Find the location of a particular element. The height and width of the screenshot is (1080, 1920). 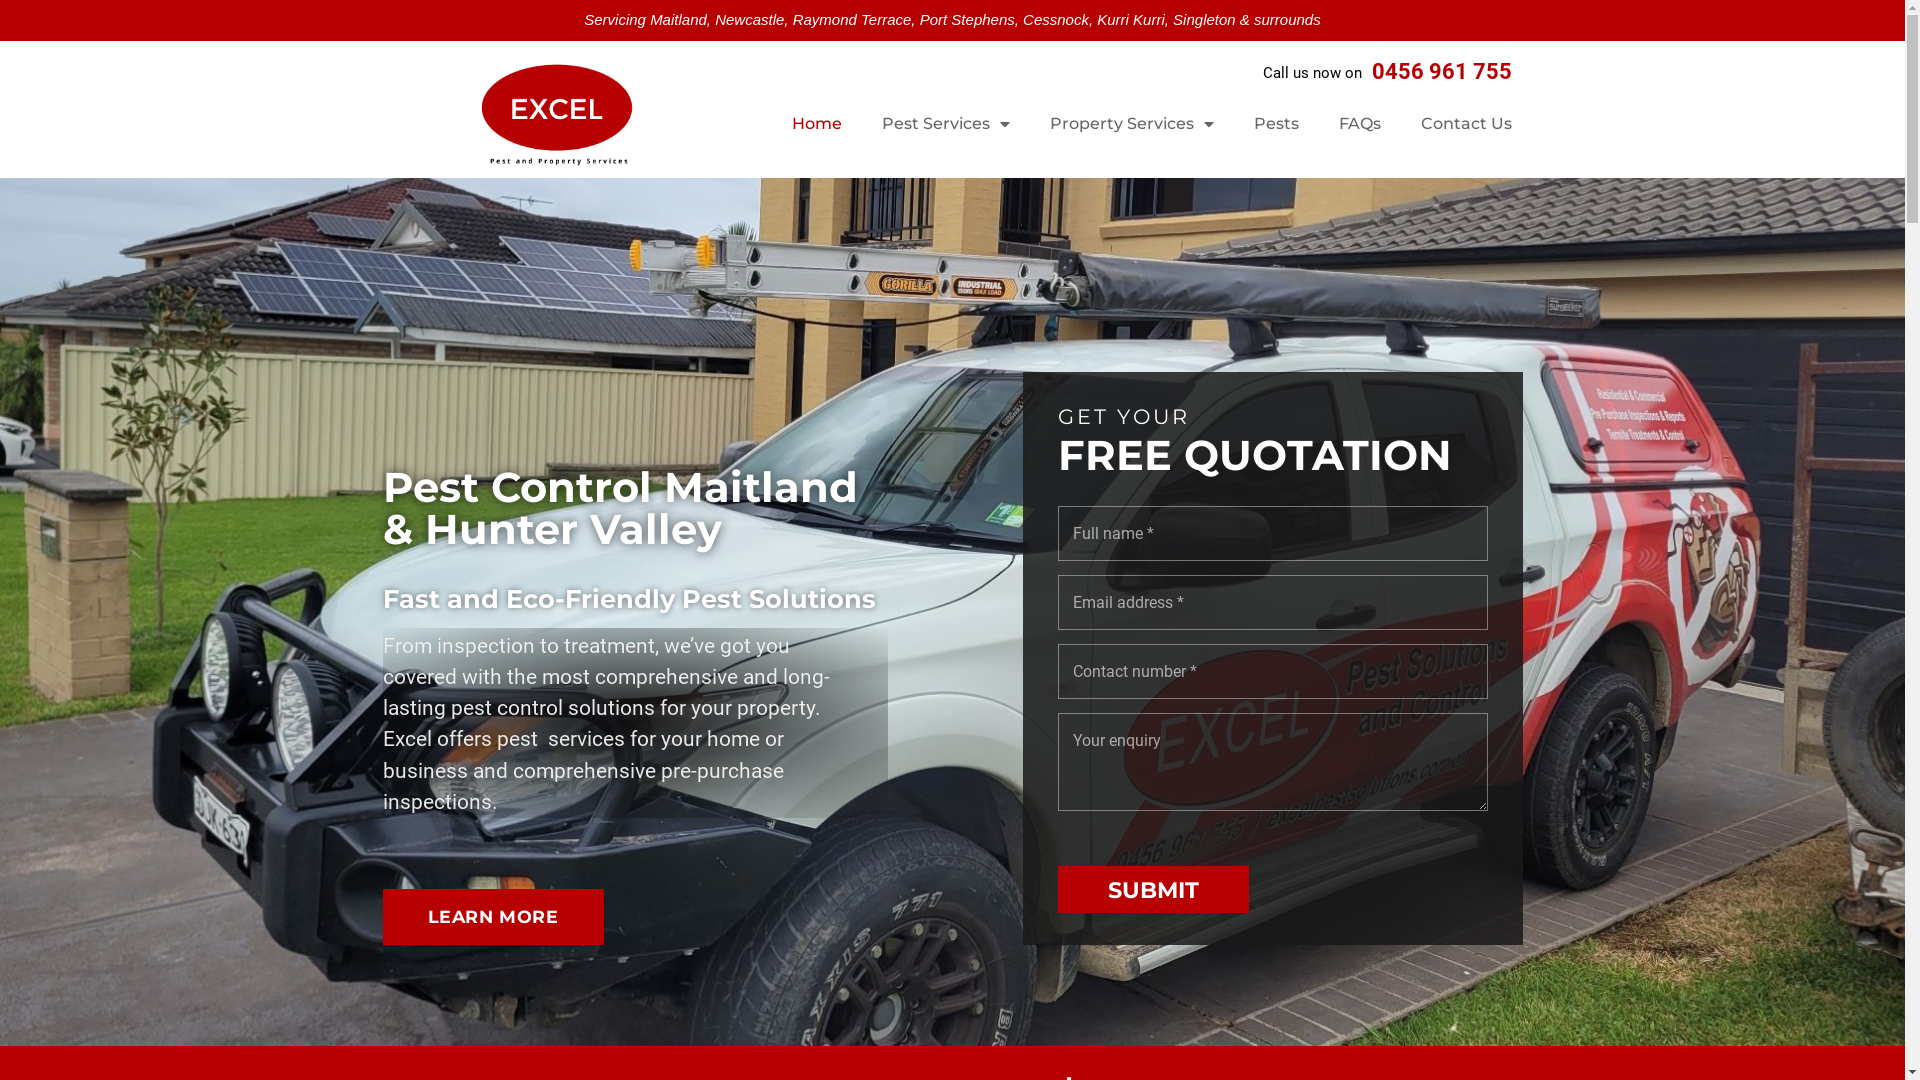

'FAQs' is located at coordinates (1359, 123).